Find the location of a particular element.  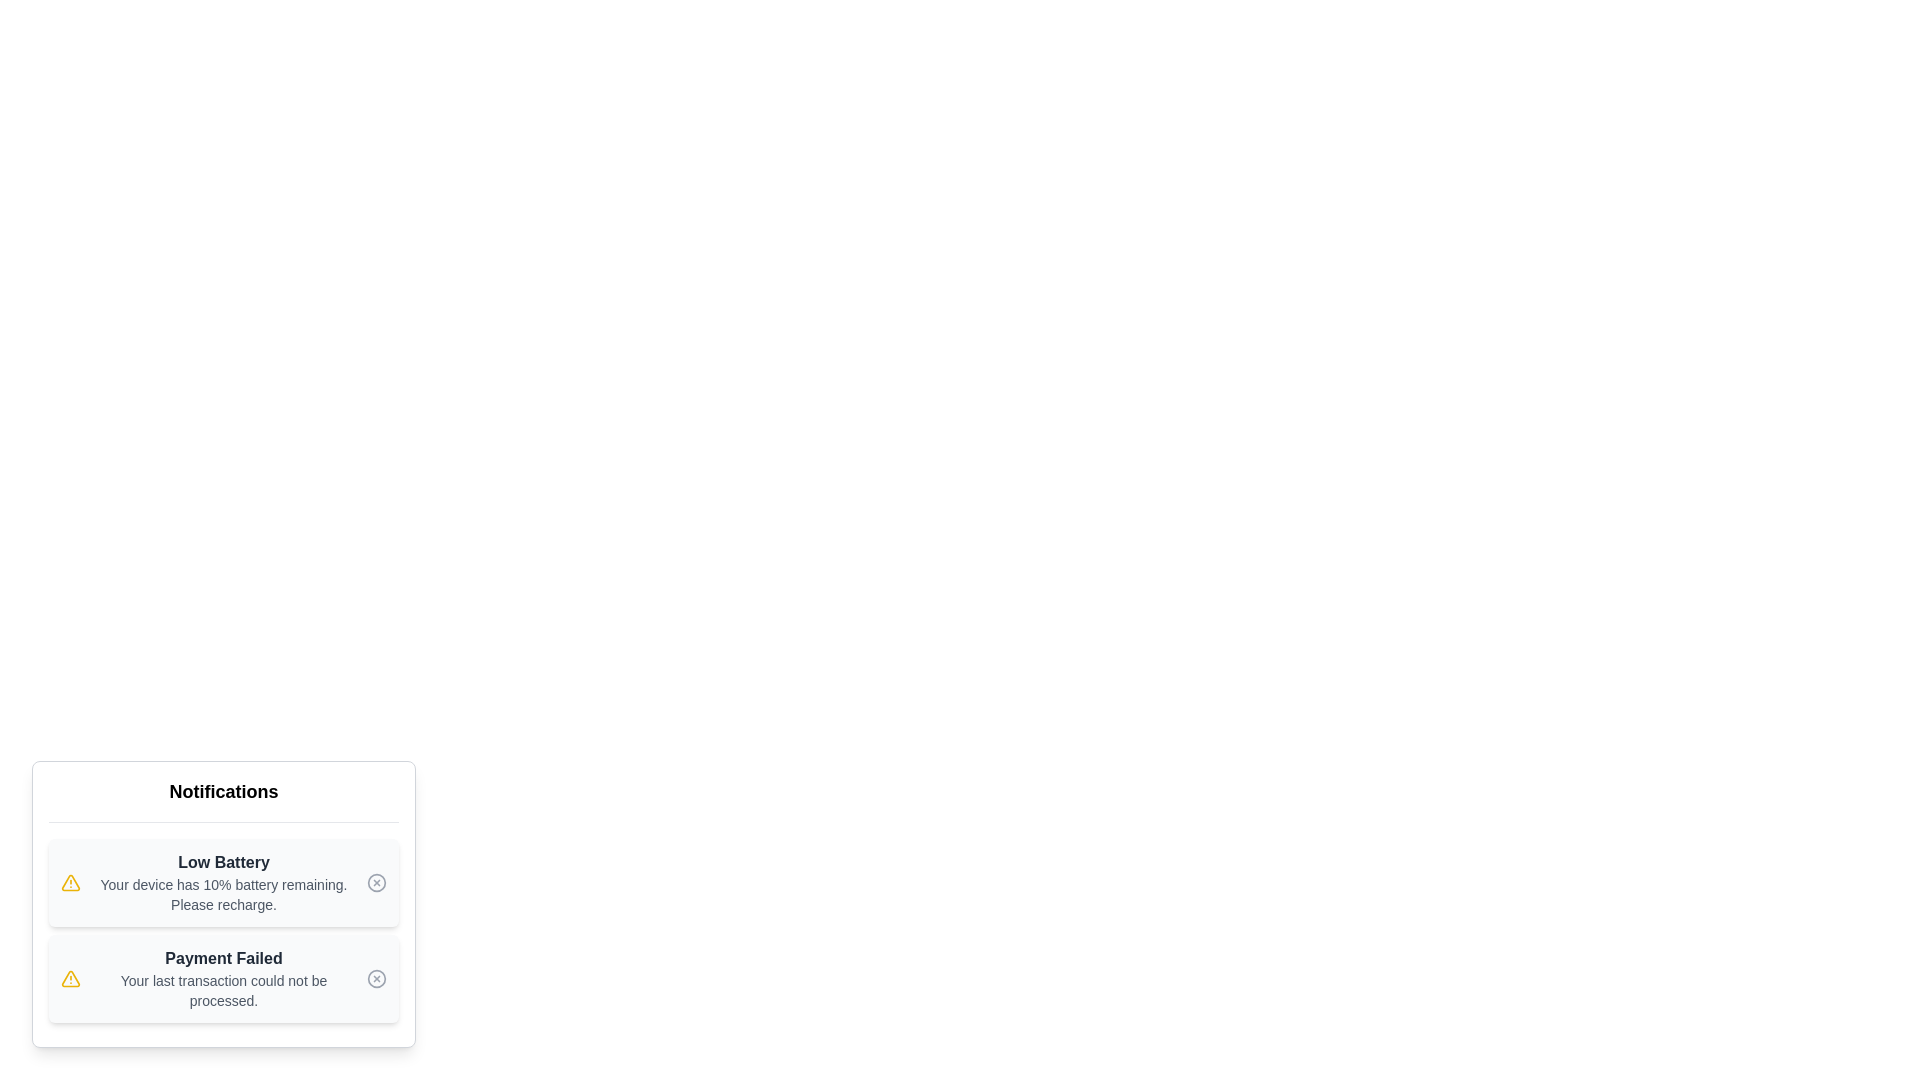

the Text Block displaying 'Low Battery' and 'Your device has 10% battery remaining. Please recharge.' located under the 'Notifications' header is located at coordinates (224, 882).